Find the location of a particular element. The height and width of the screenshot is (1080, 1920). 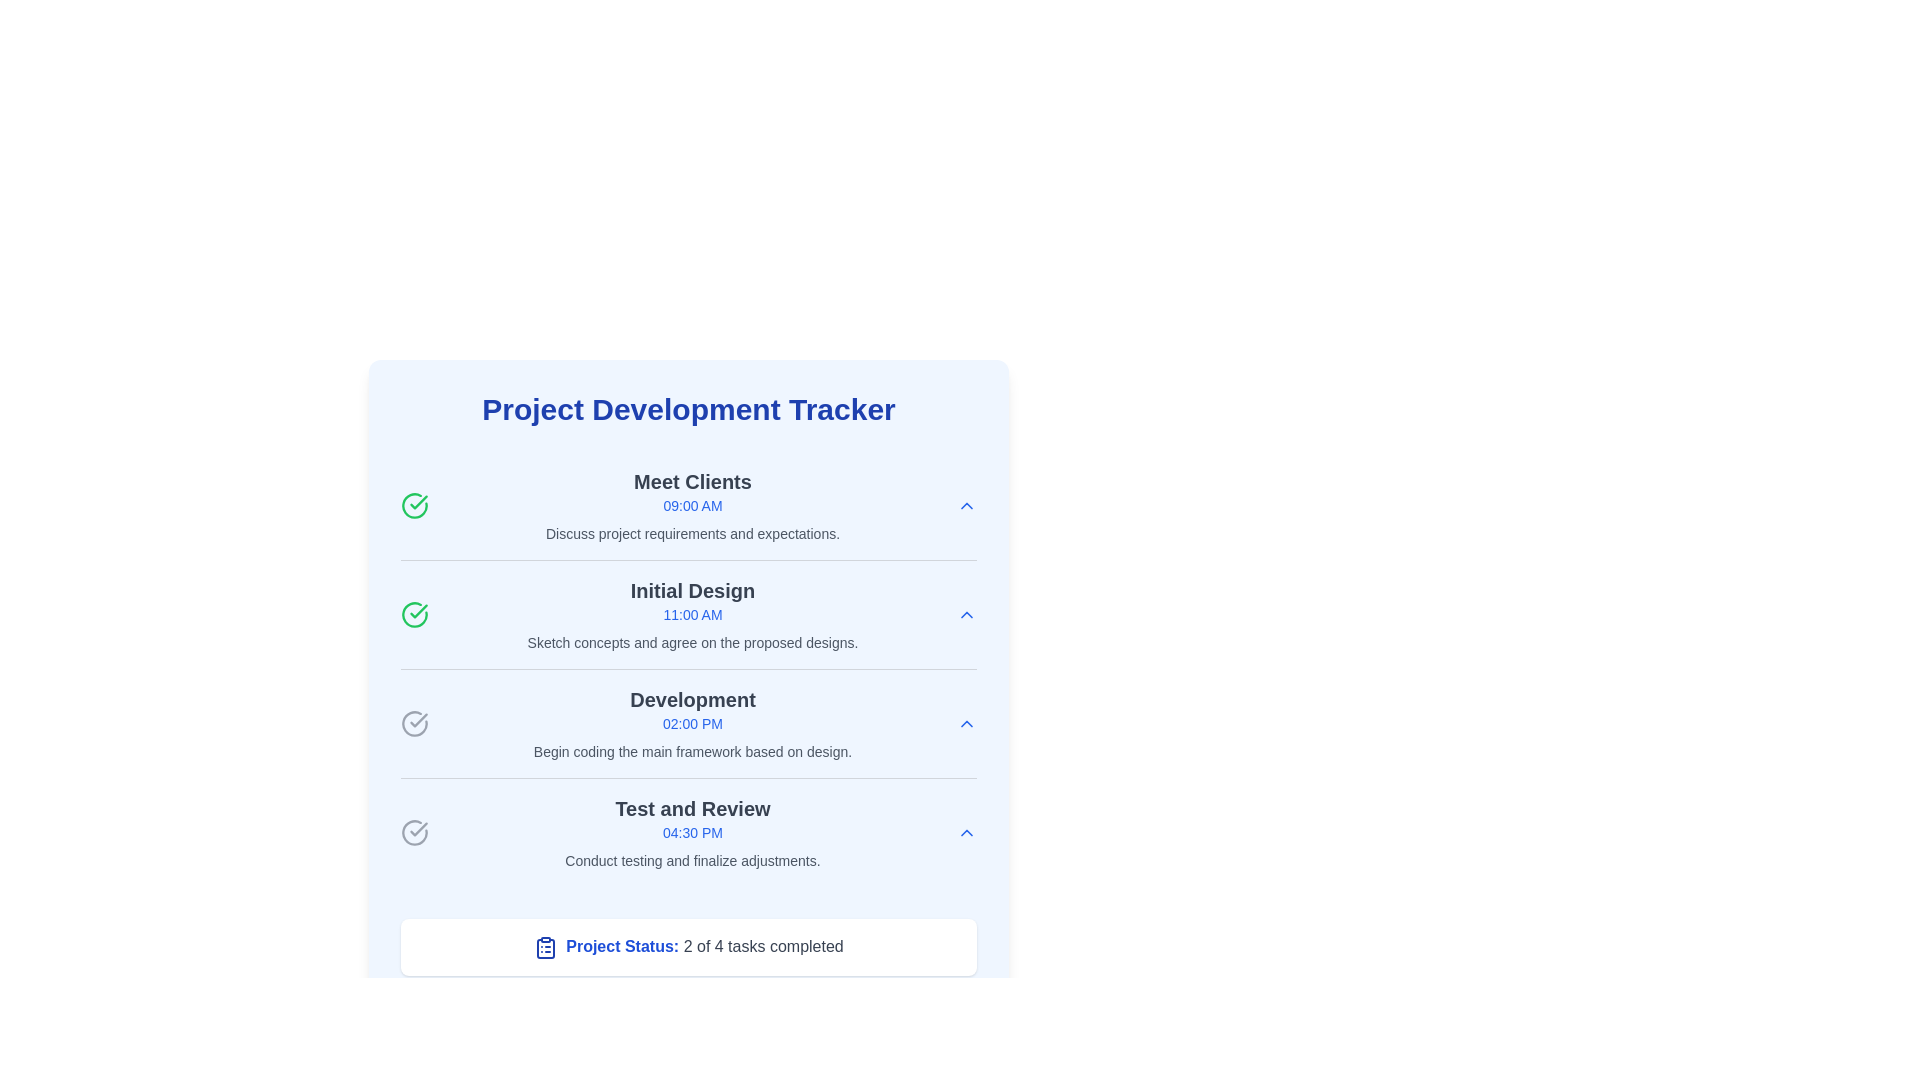

text label that contains 'Begin coding the main framework based on design.' positioned under the title 'Development' and the time indicator '02:00 PM' is located at coordinates (692, 752).